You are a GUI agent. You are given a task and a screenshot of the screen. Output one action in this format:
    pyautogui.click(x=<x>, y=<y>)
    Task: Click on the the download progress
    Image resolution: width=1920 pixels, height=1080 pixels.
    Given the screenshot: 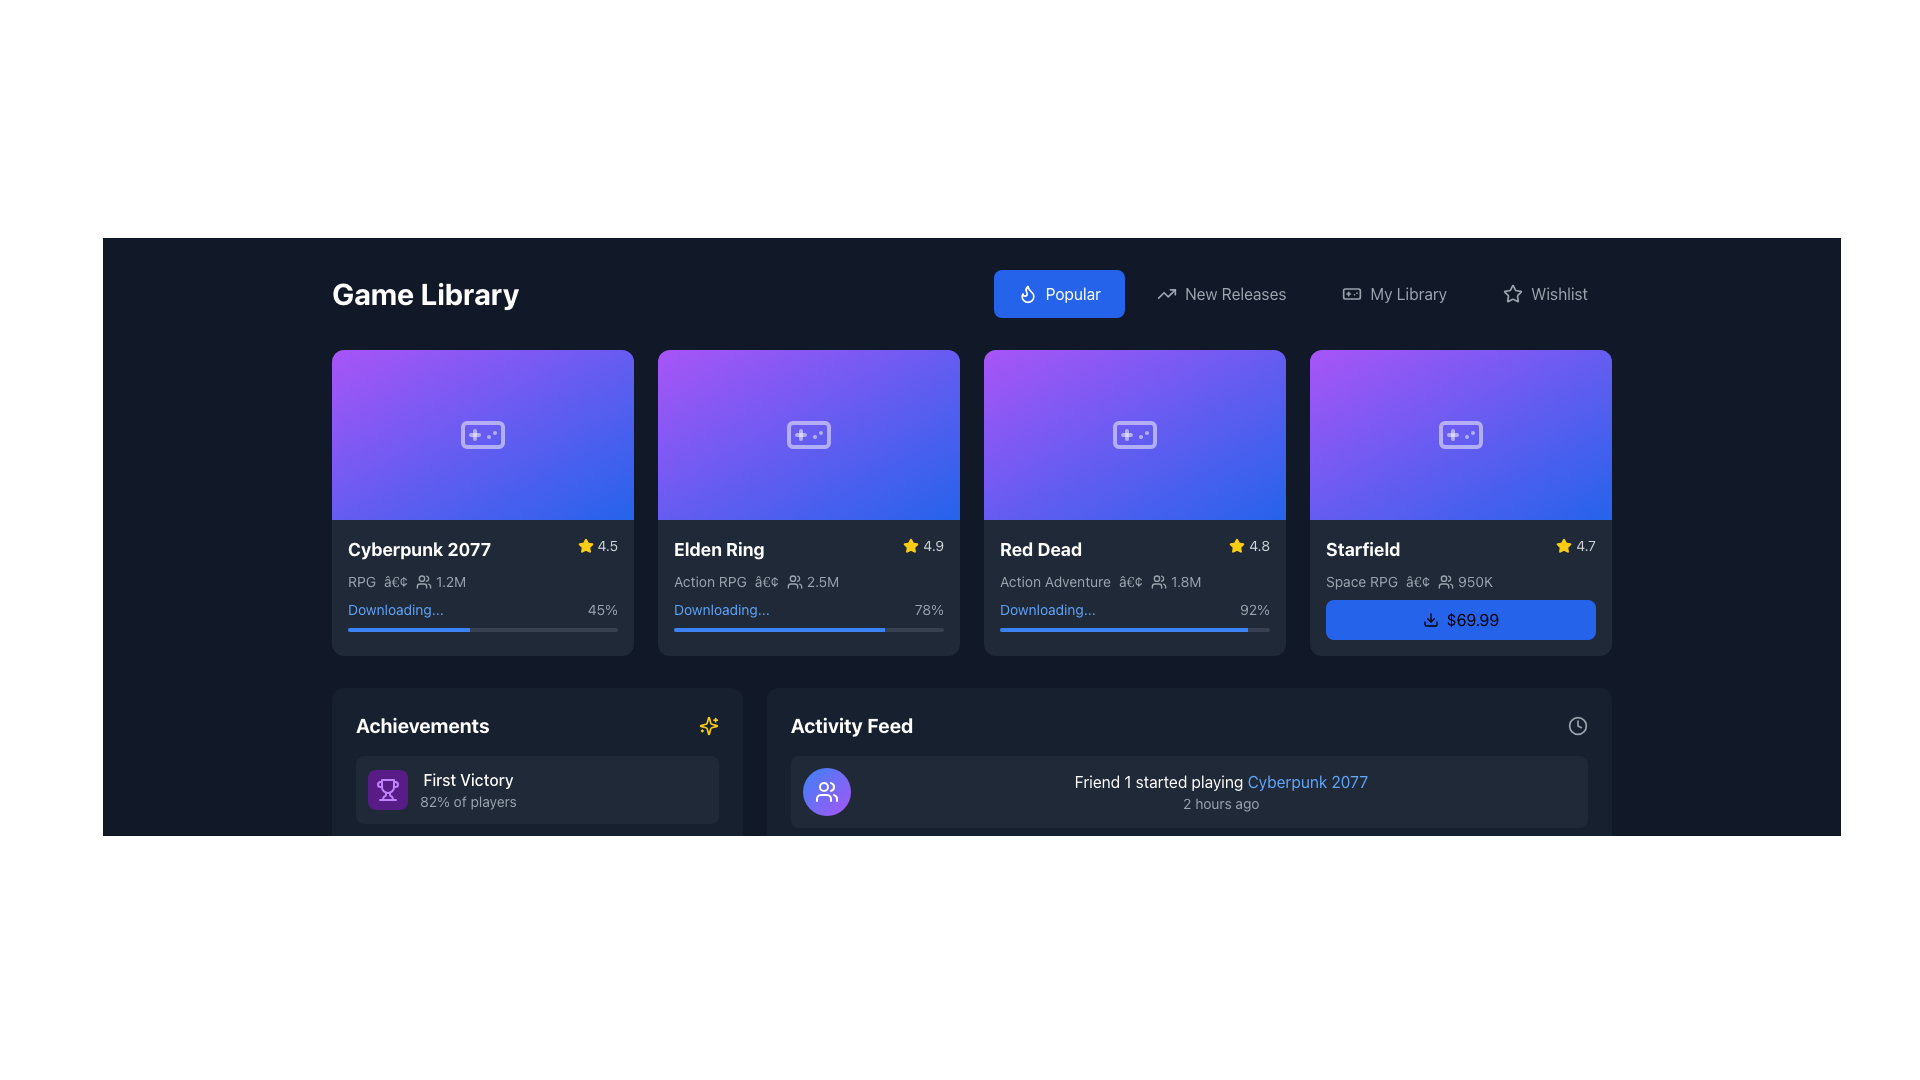 What is the action you would take?
    pyautogui.click(x=1176, y=628)
    